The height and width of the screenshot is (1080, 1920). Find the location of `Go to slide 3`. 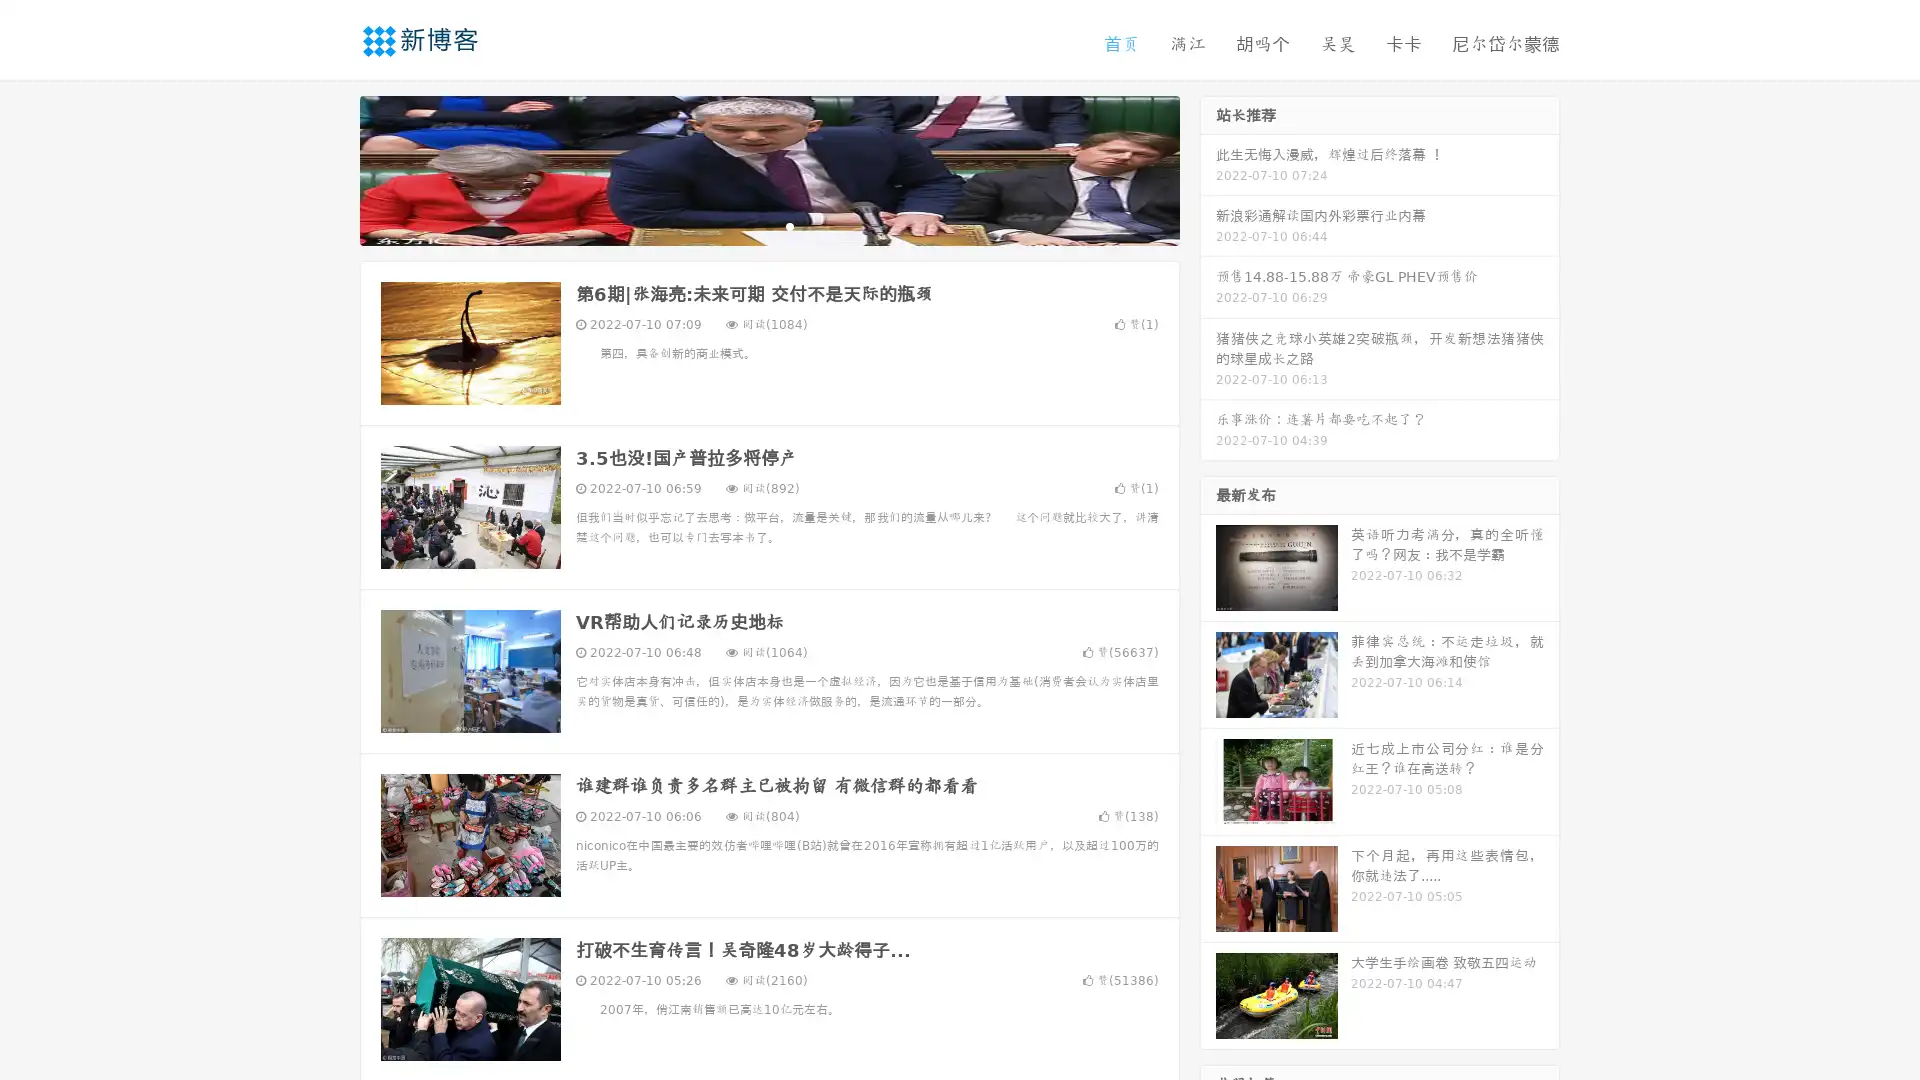

Go to slide 3 is located at coordinates (789, 225).